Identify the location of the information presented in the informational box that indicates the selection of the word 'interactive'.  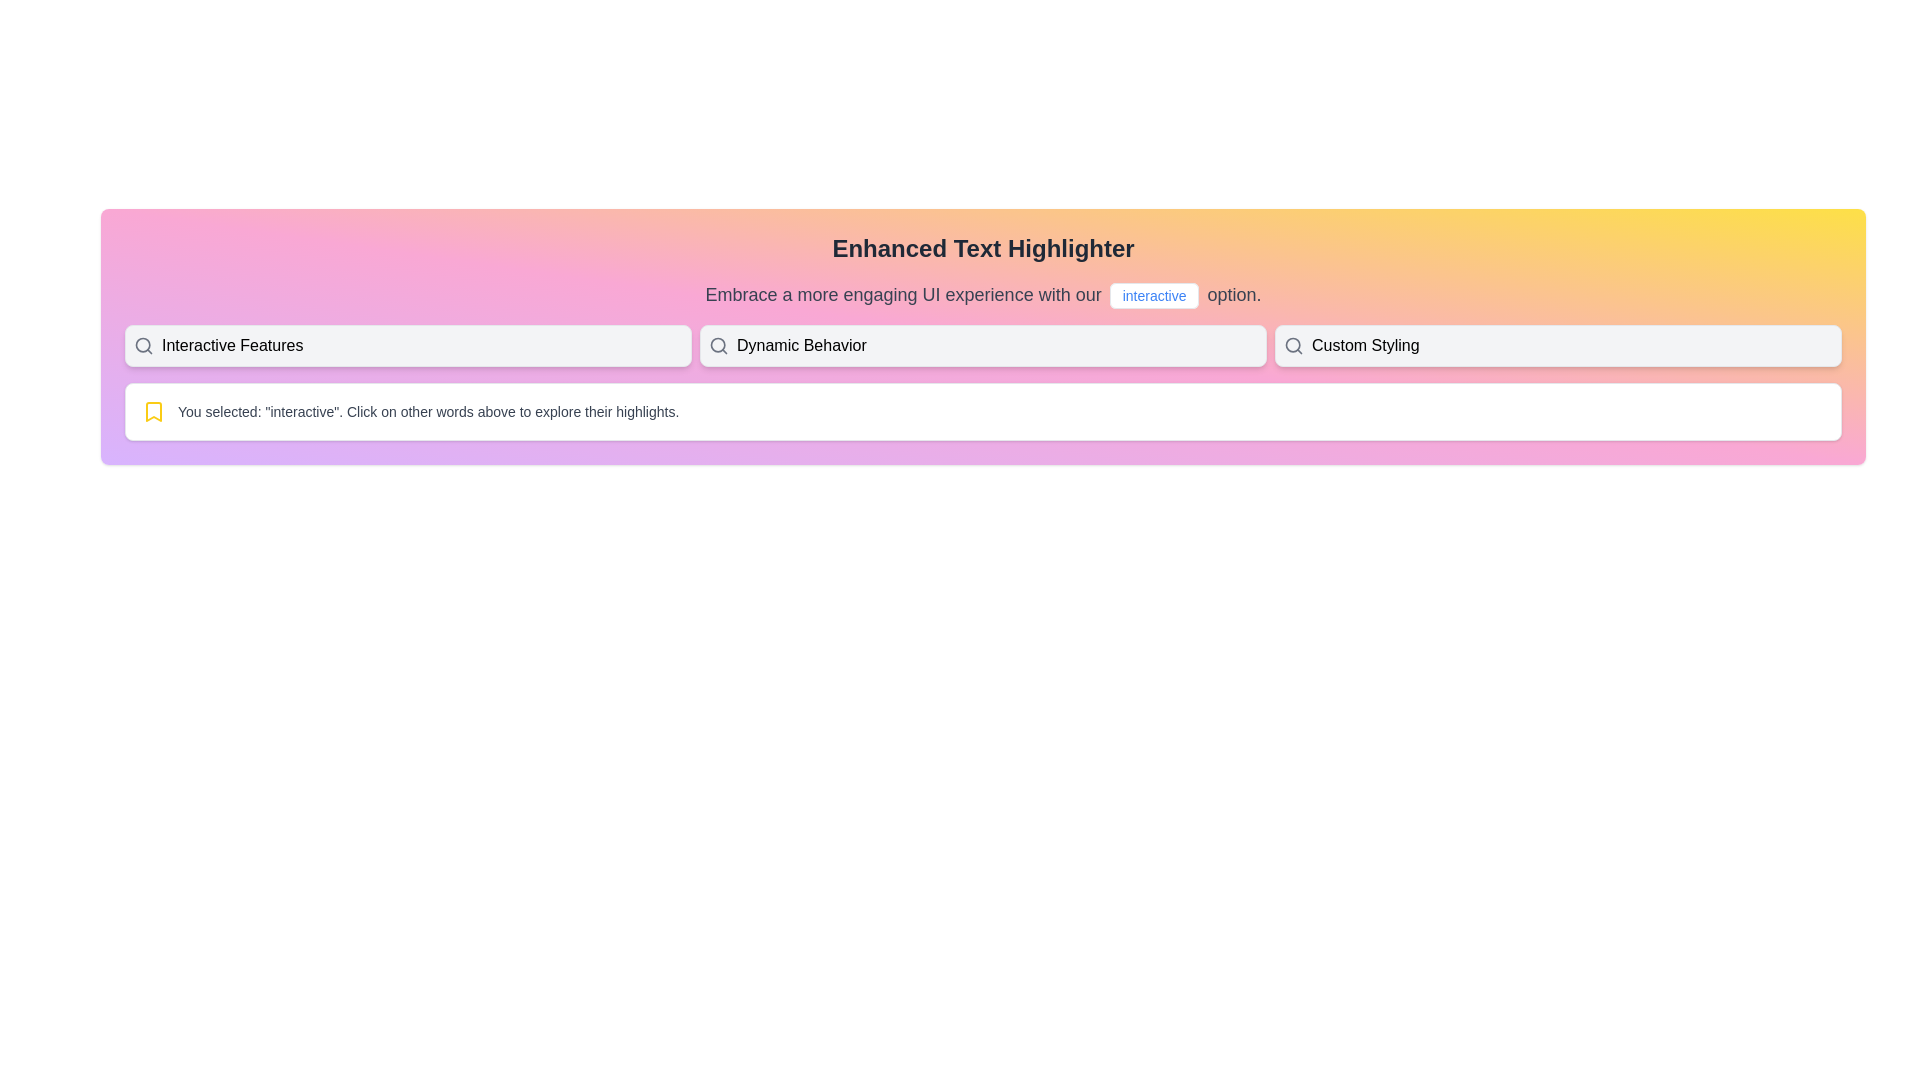
(983, 411).